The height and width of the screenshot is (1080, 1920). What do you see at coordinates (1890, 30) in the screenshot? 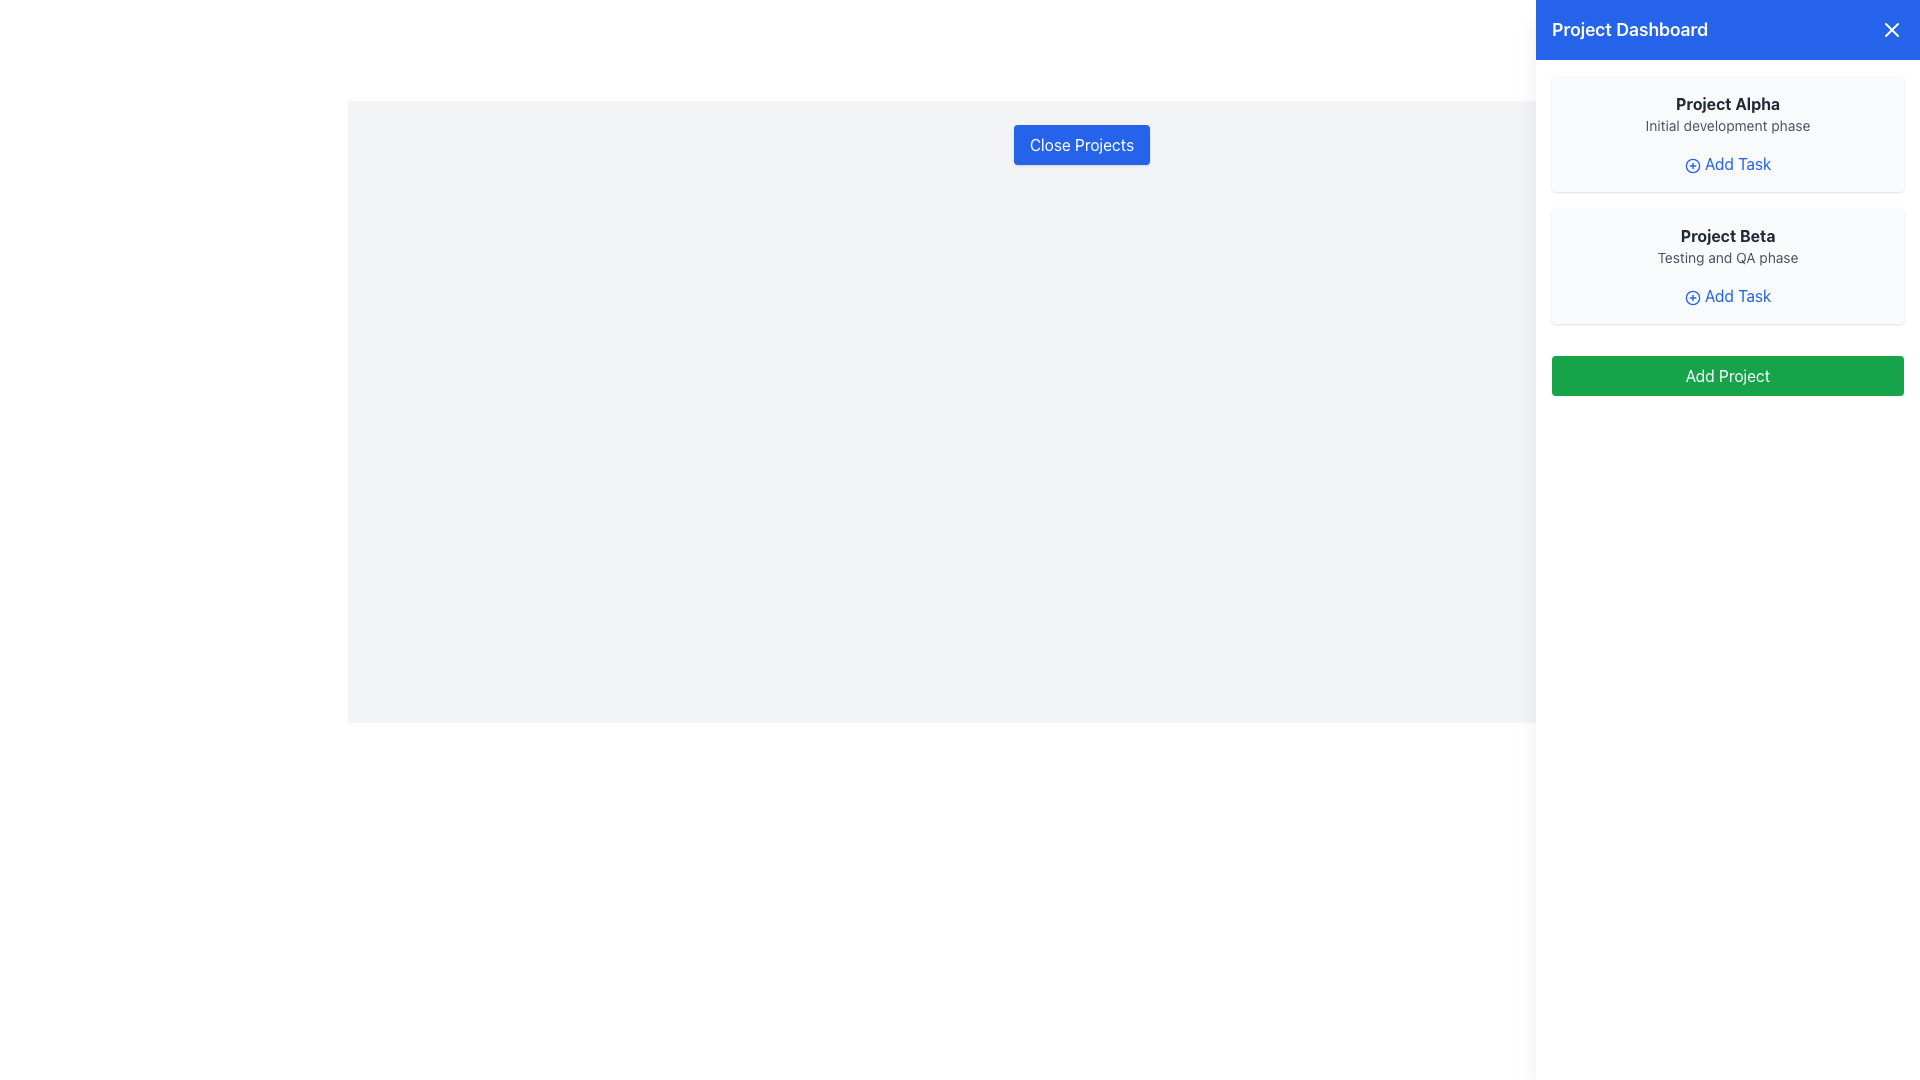
I see `the close button located in the top-right corner of the blue header bar labeled 'Project Dashboard' to provide visual feedback` at bounding box center [1890, 30].